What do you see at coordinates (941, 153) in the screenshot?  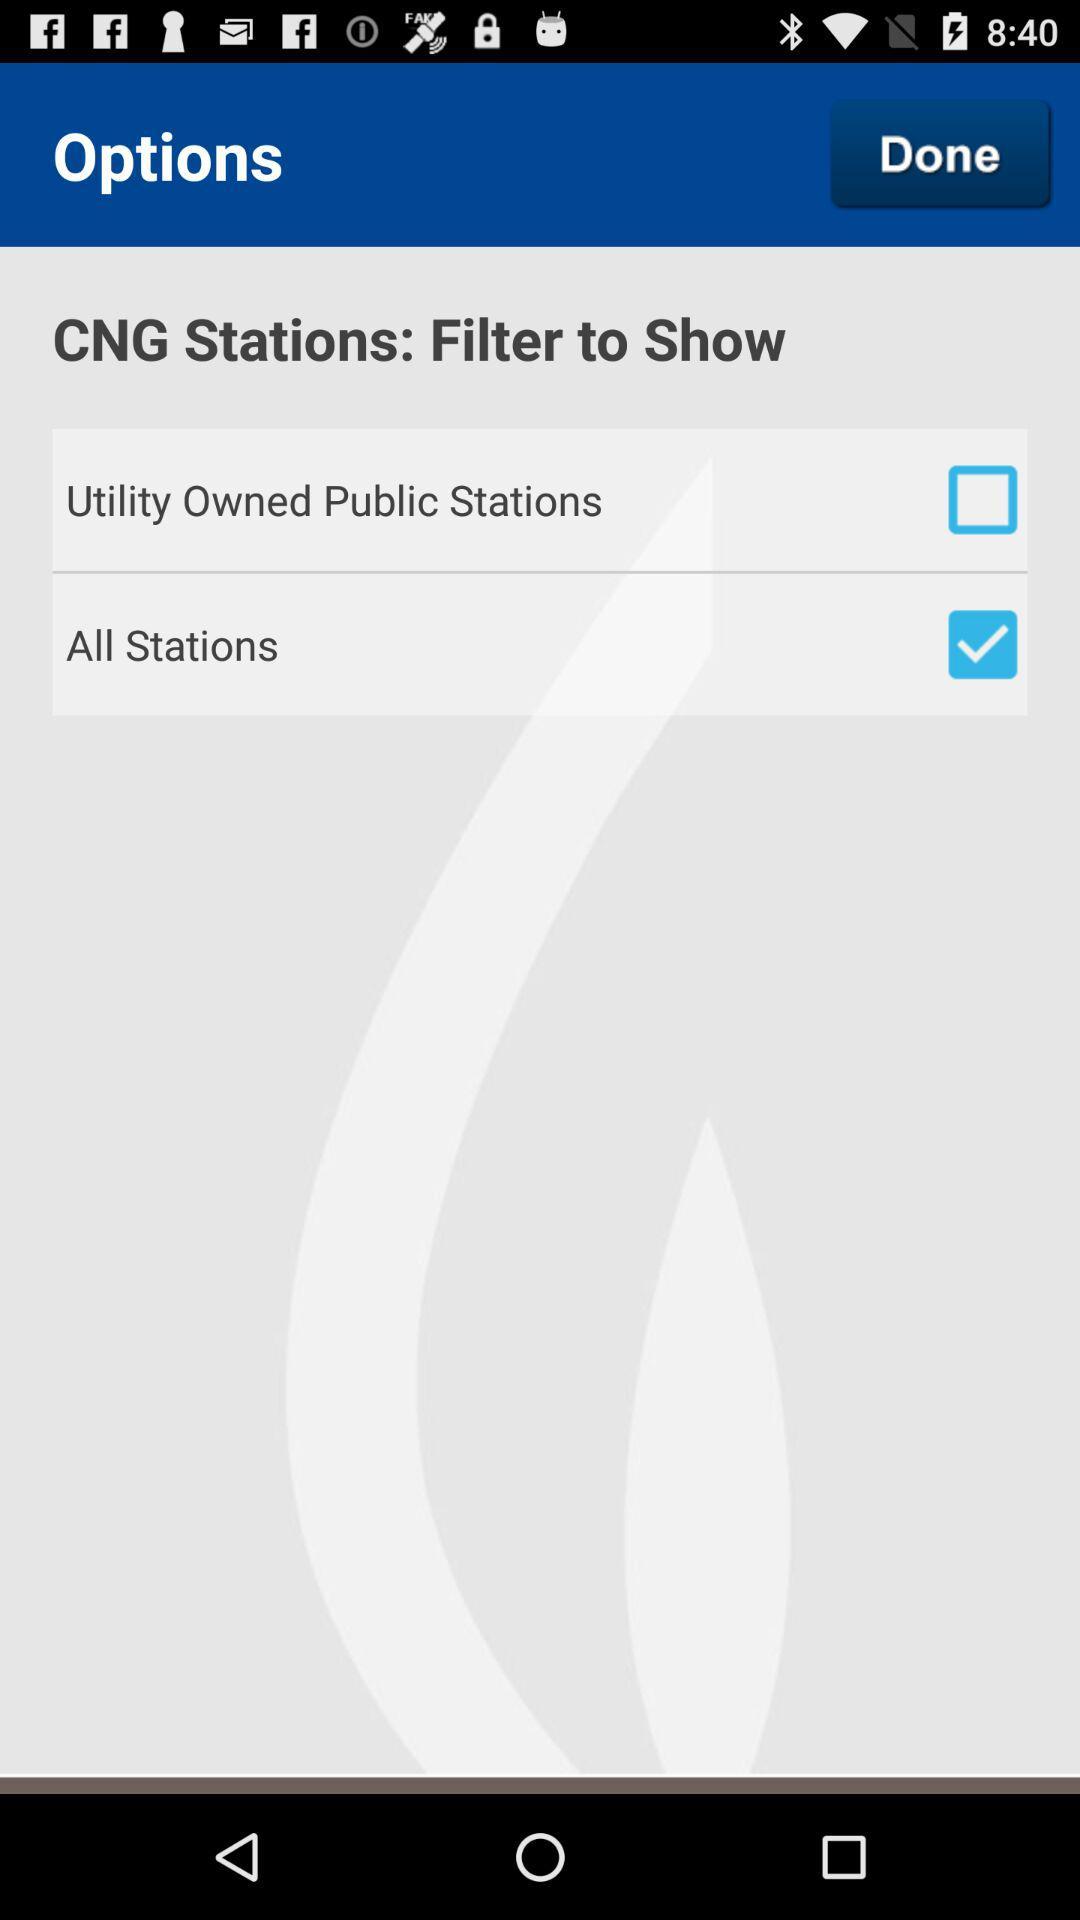 I see `finish and close the form` at bounding box center [941, 153].